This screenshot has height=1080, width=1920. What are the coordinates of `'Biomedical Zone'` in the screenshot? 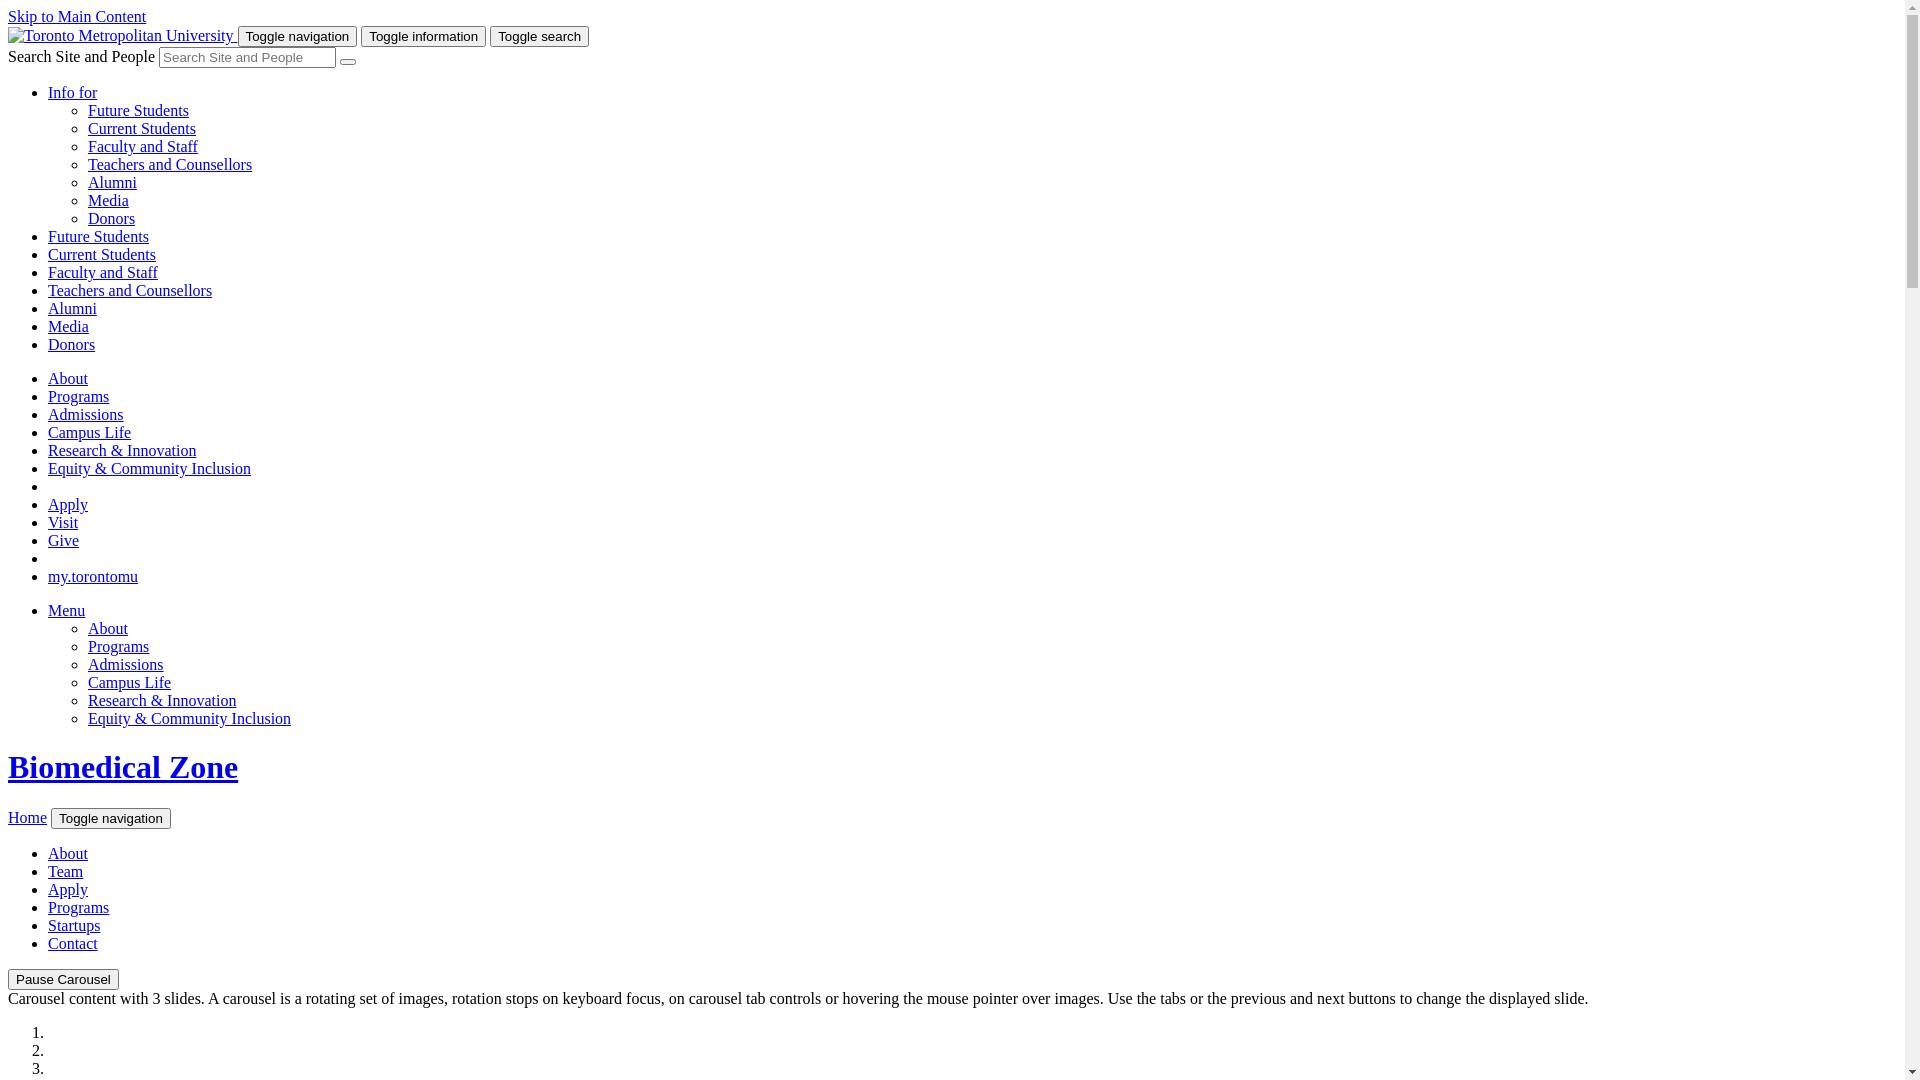 It's located at (122, 766).